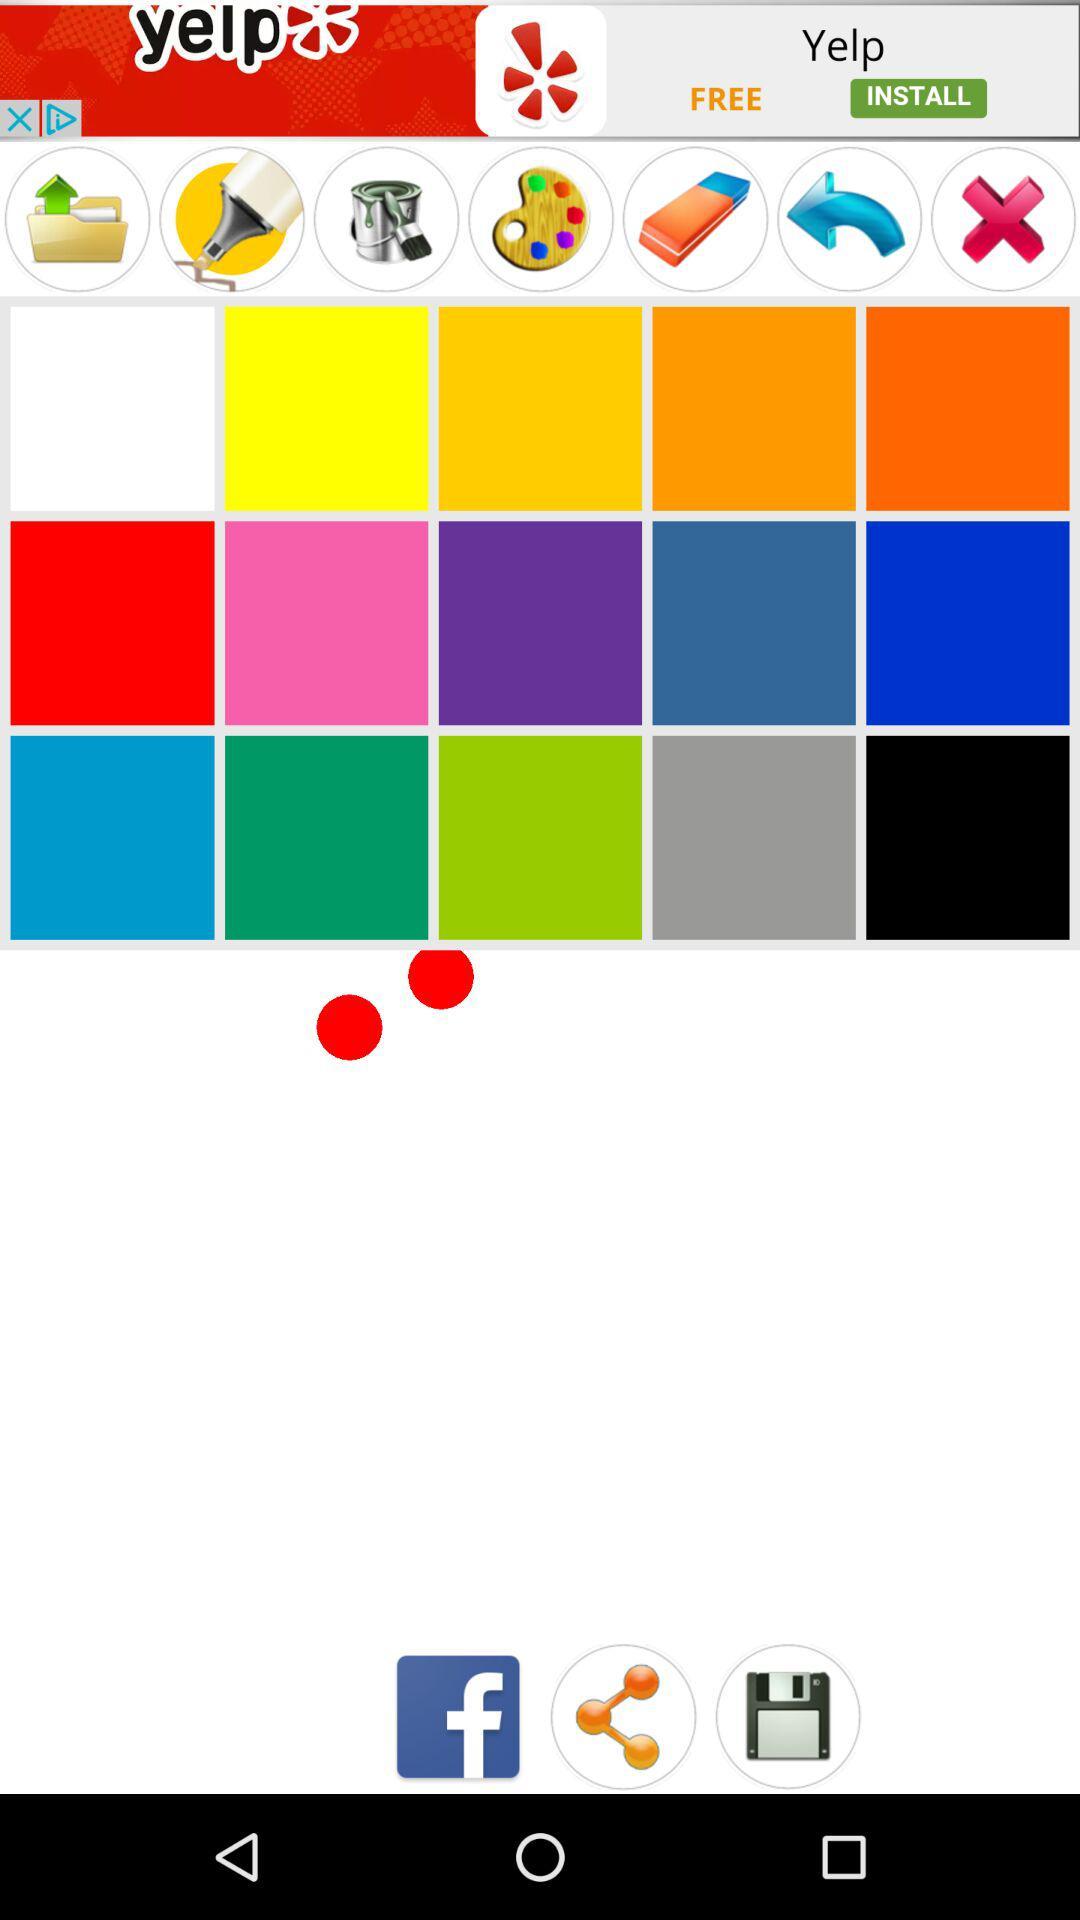  I want to click on blue, so click(966, 622).